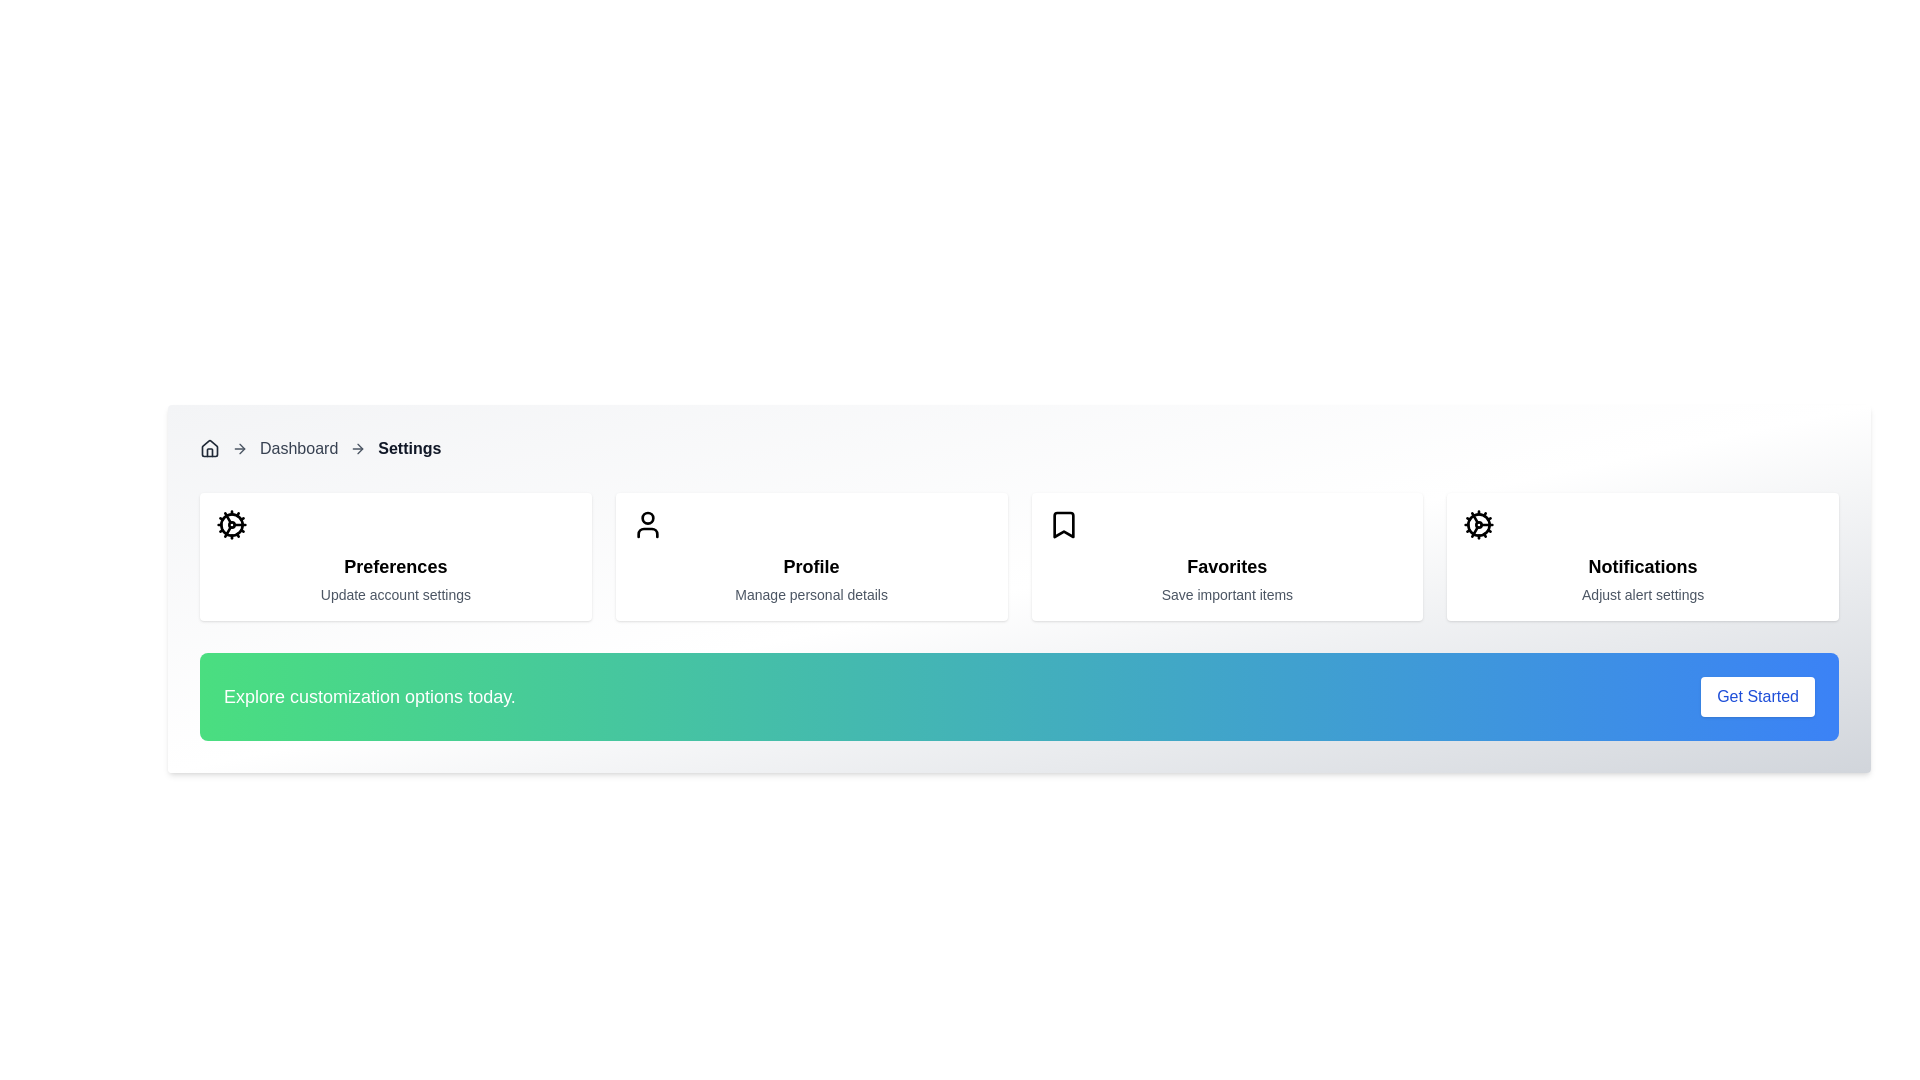 This screenshot has height=1080, width=1920. Describe the element at coordinates (1226, 593) in the screenshot. I see `the static text label reading 'Save important items' located within the 'Favorites' card, positioned below the title 'Favorites'` at that location.